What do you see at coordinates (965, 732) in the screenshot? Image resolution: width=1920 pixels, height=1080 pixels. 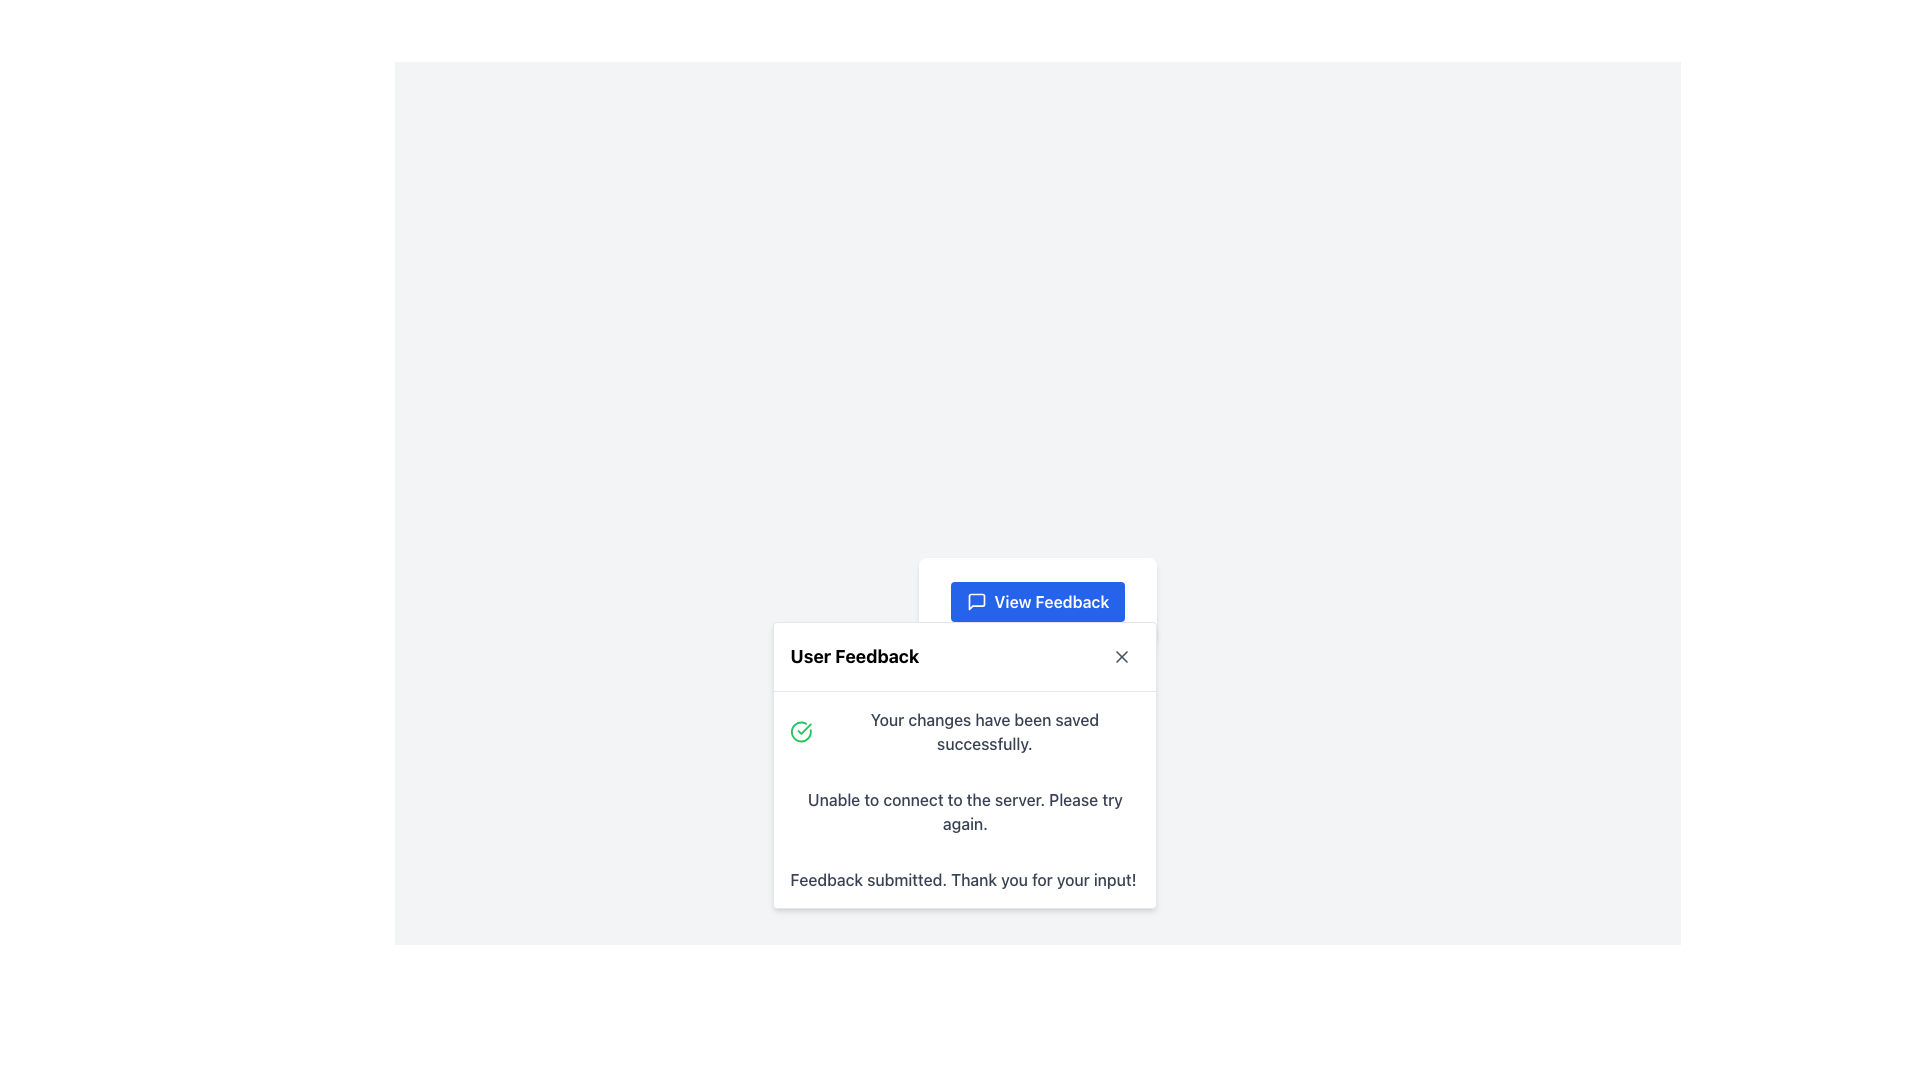 I see `feedback notification message located in the modal box titled 'User Feedback', which is the first notification above the other messages` at bounding box center [965, 732].